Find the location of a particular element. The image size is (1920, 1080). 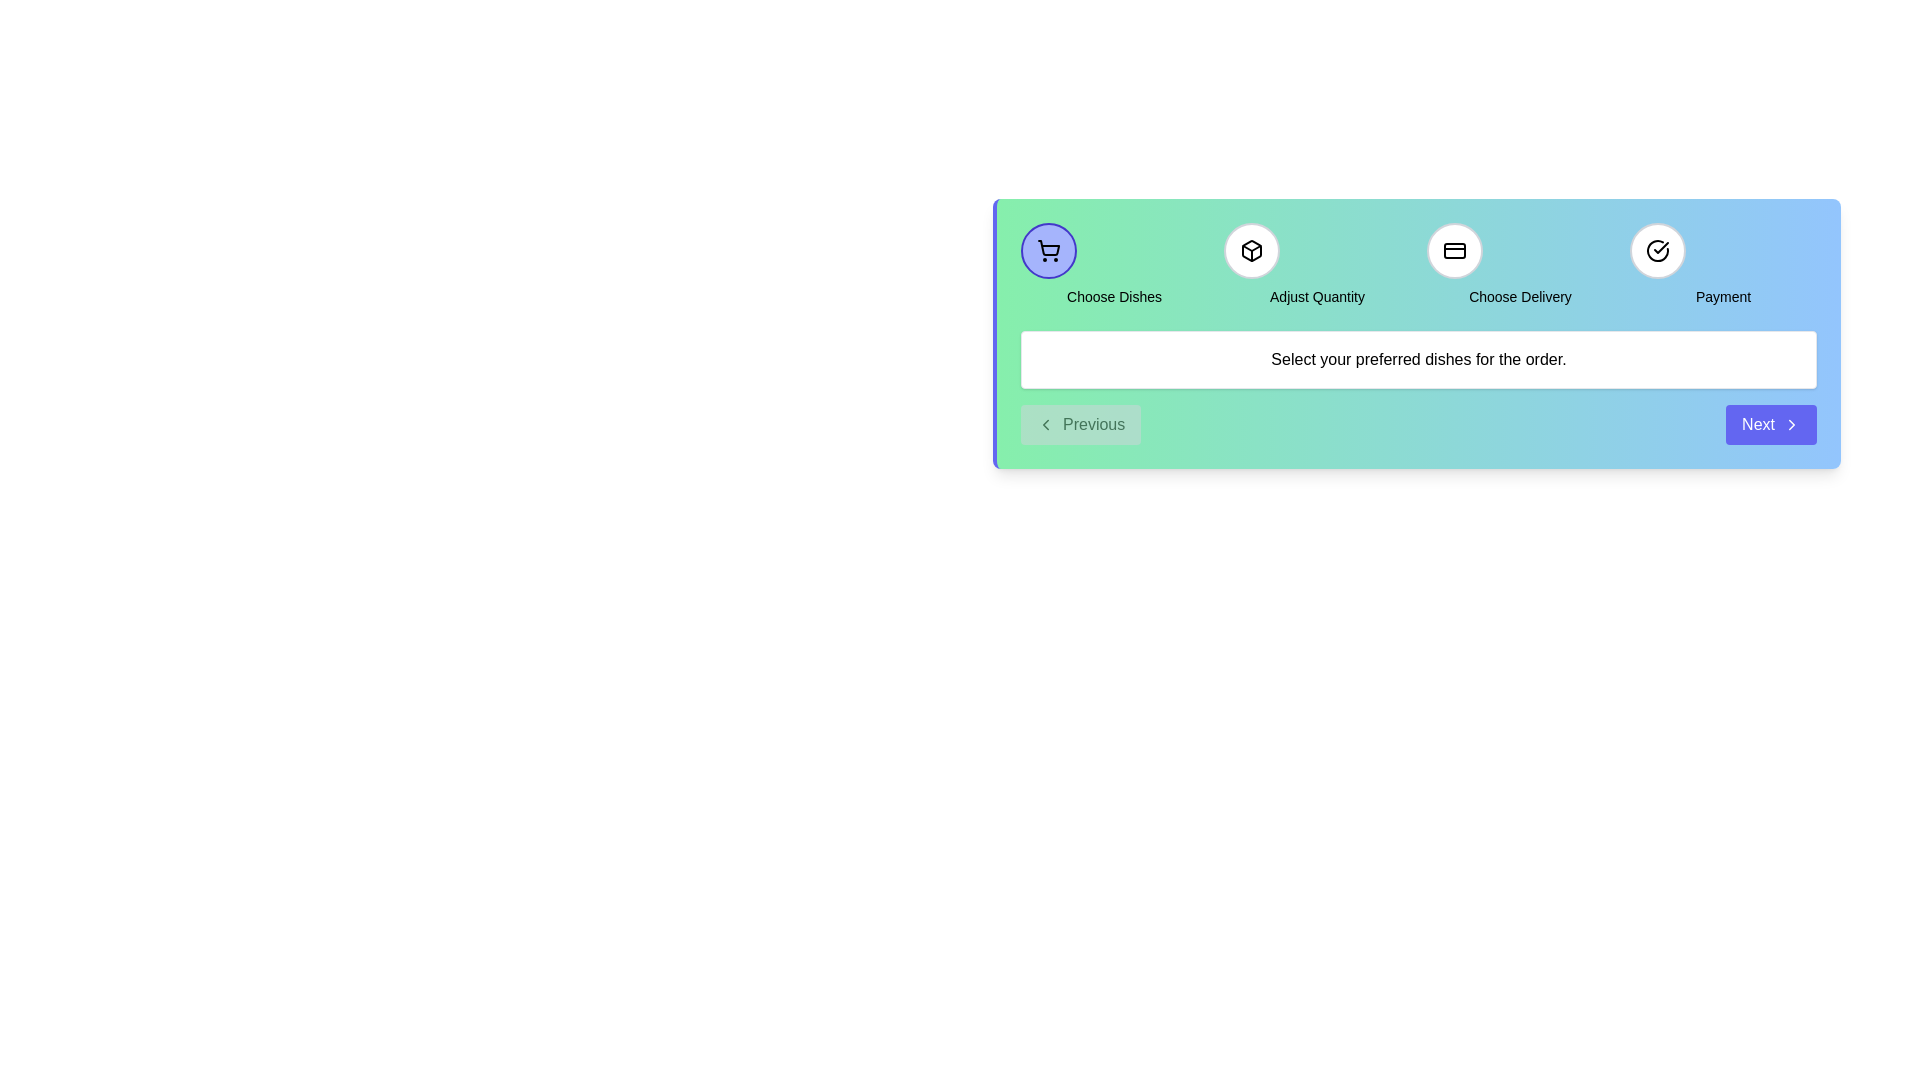

the leftward chevron arrow icon, which serves as a graphical indicator is located at coordinates (1045, 423).